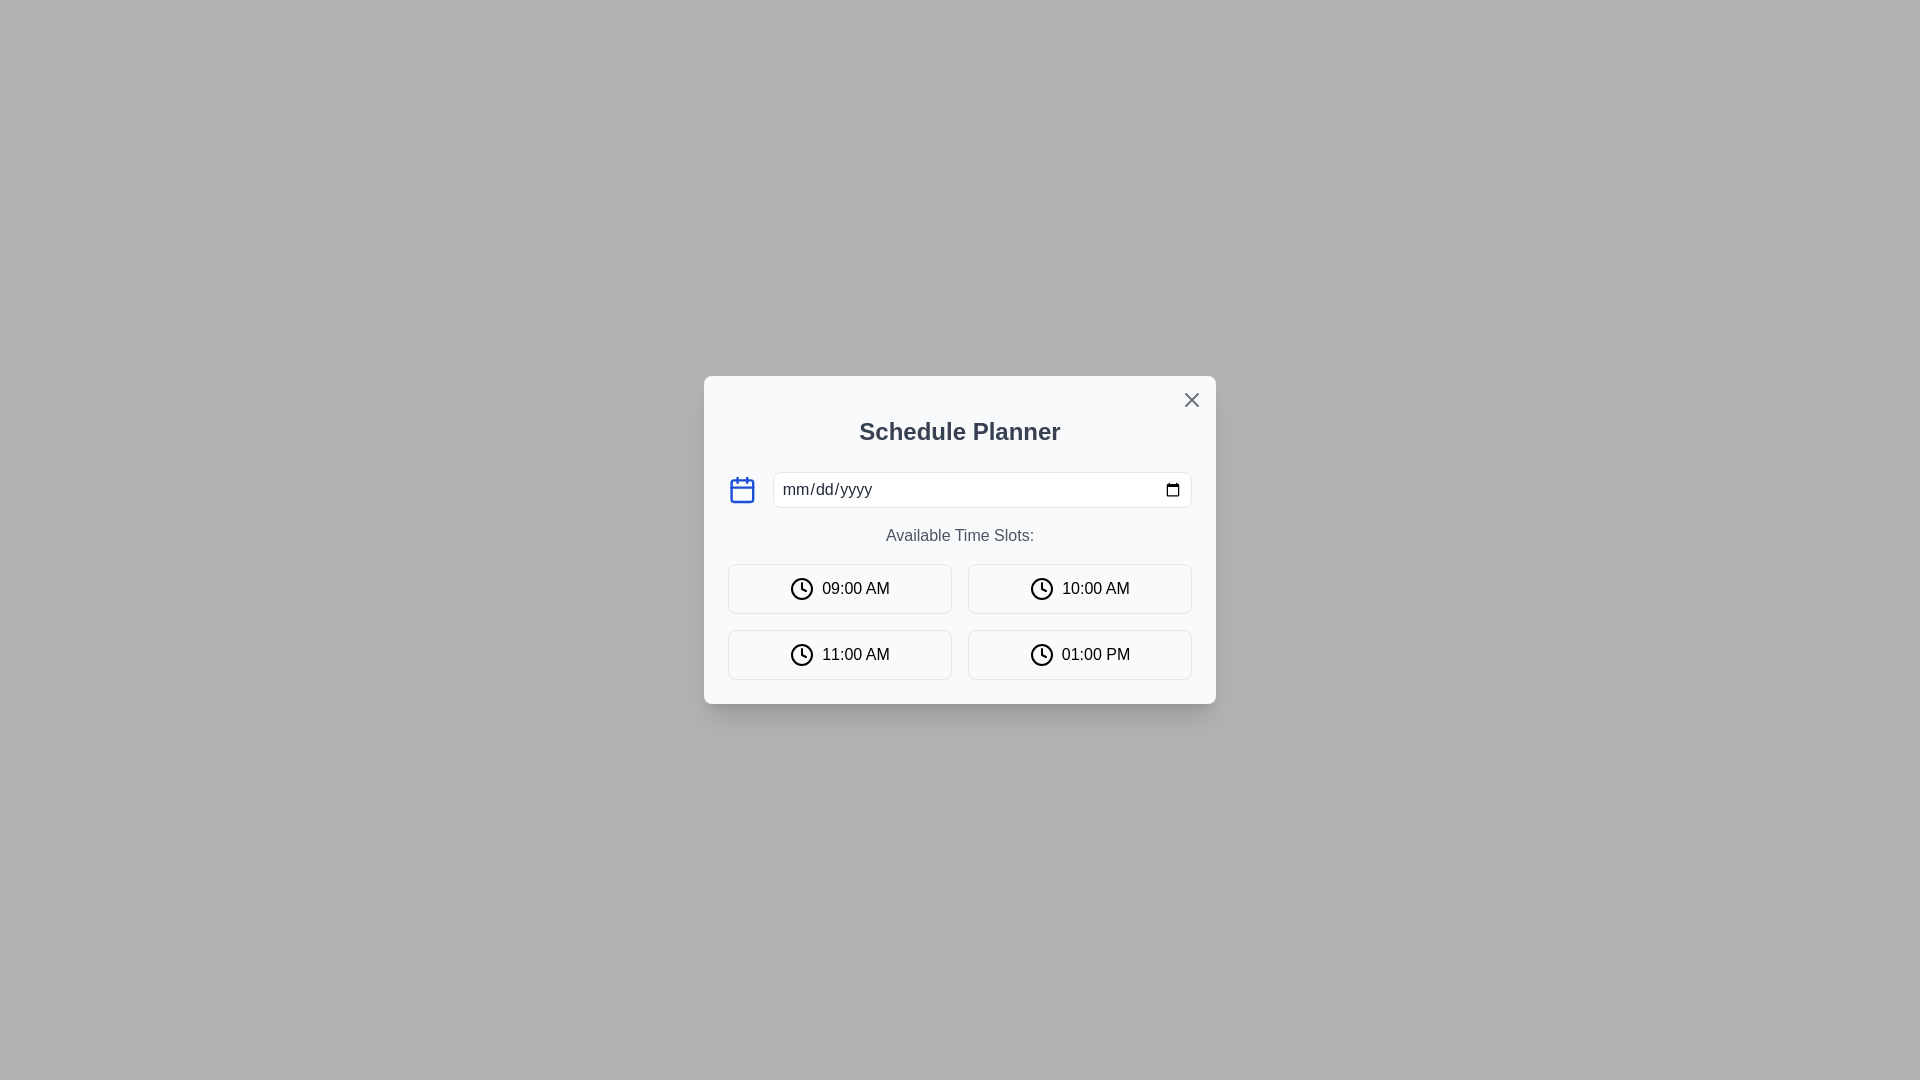  What do you see at coordinates (982, 489) in the screenshot?
I see `the Date input field in the 'Schedule Planner' dialog box to possibly show a tooltip` at bounding box center [982, 489].